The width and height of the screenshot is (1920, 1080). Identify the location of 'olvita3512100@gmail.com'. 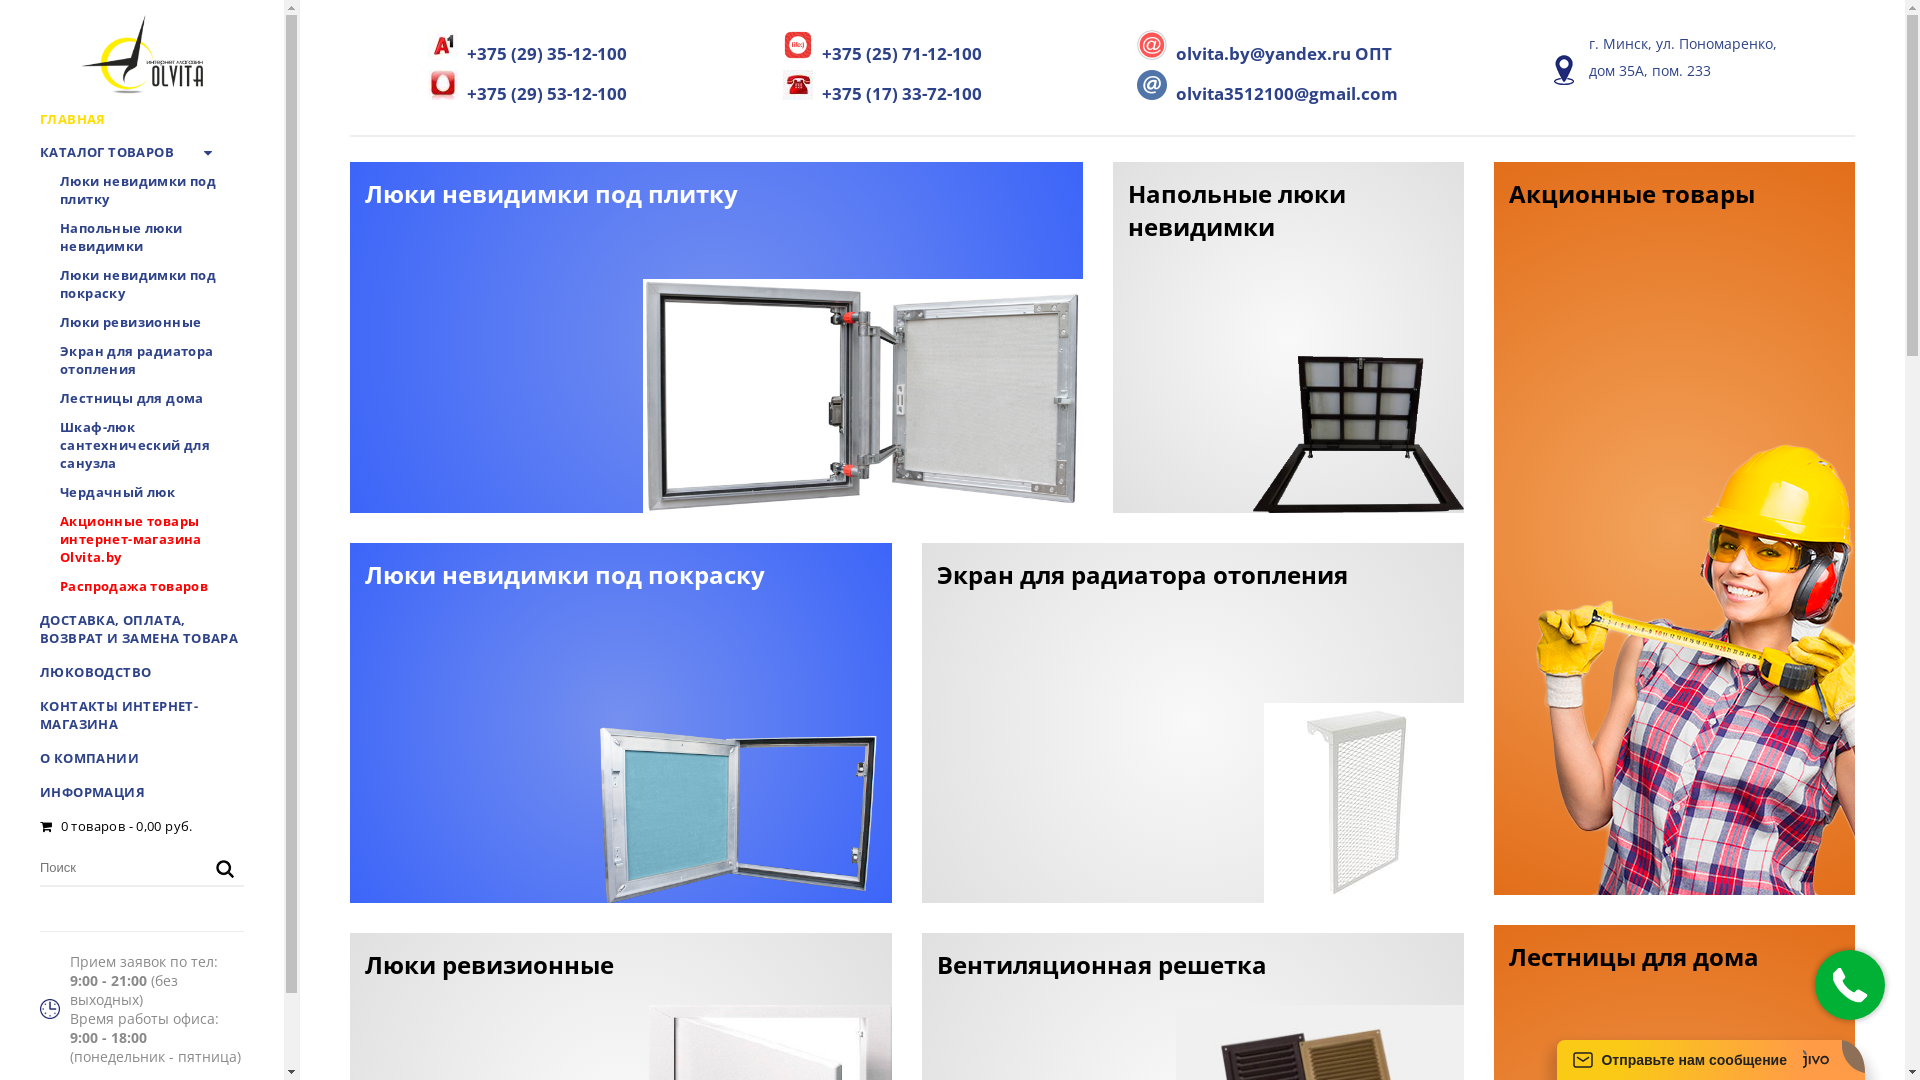
(1266, 86).